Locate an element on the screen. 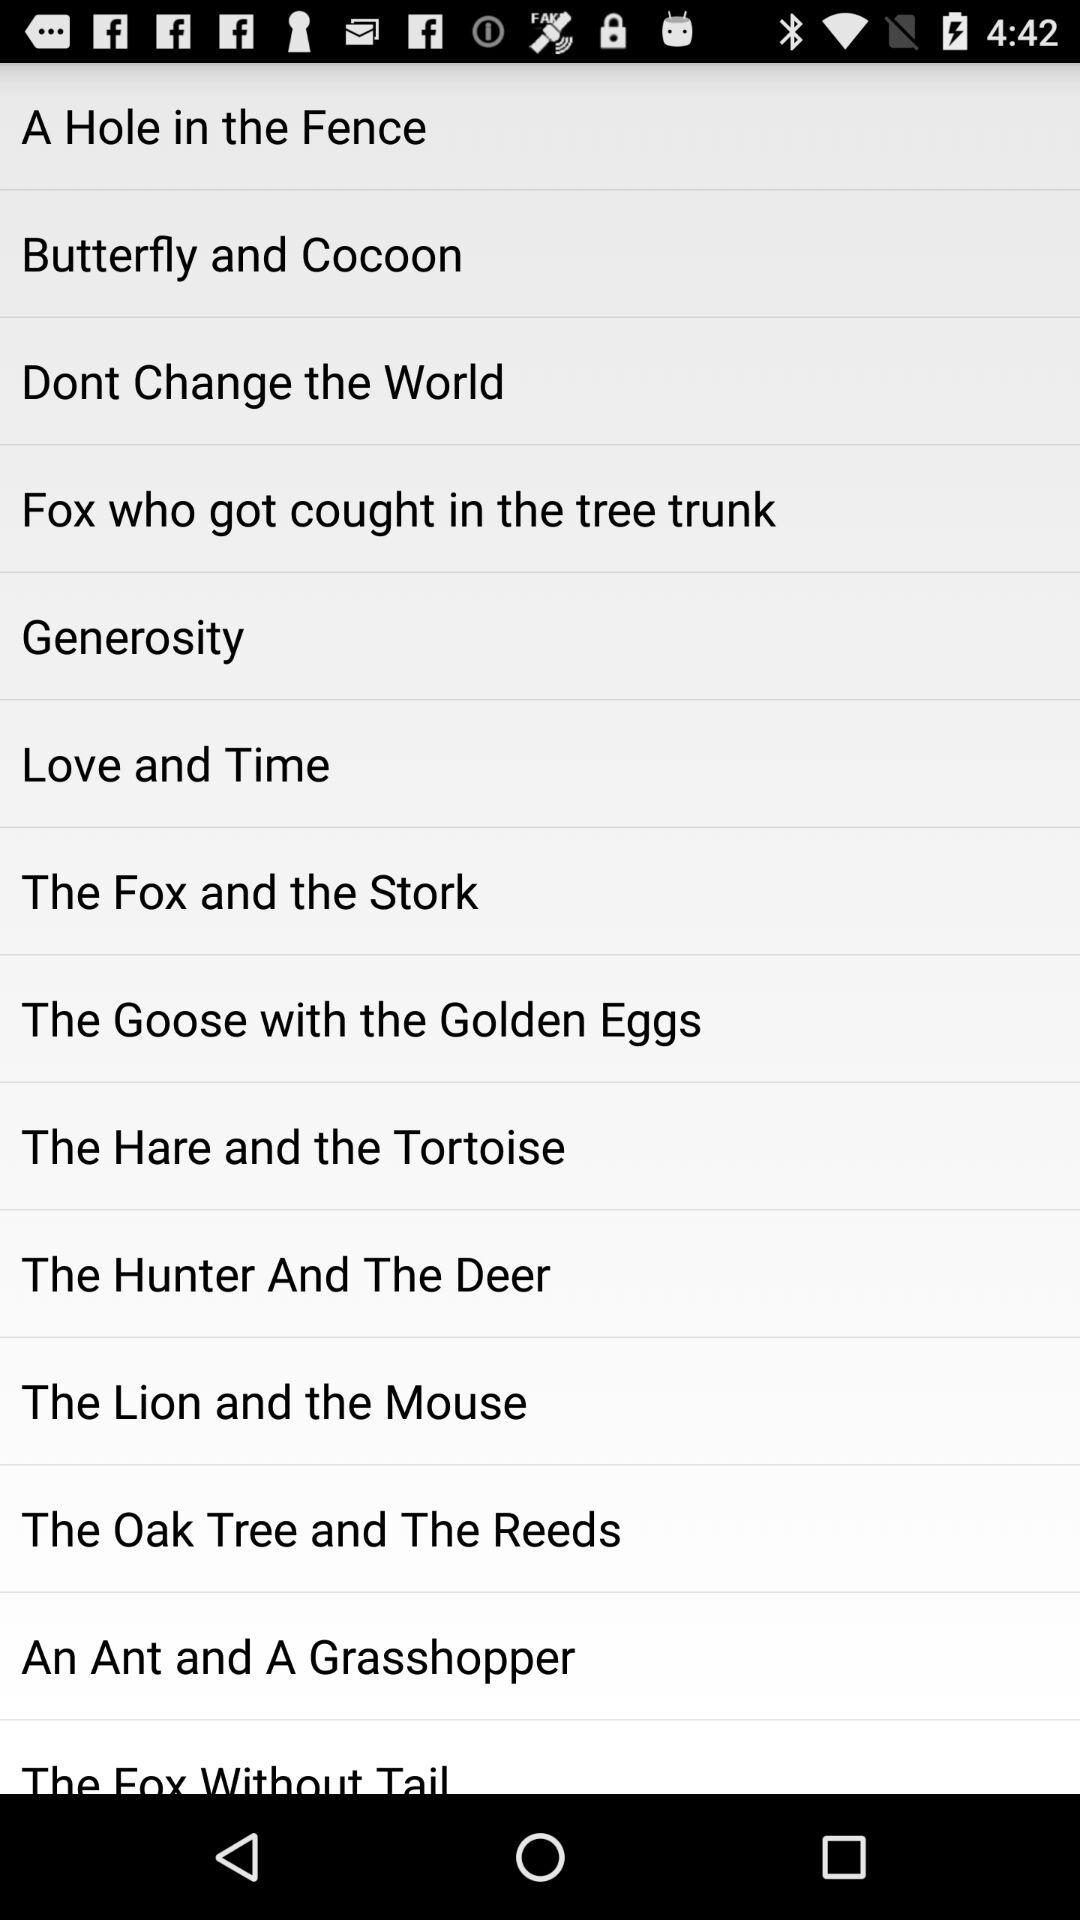 The width and height of the screenshot is (1080, 1920). app above the hare and icon is located at coordinates (540, 1018).